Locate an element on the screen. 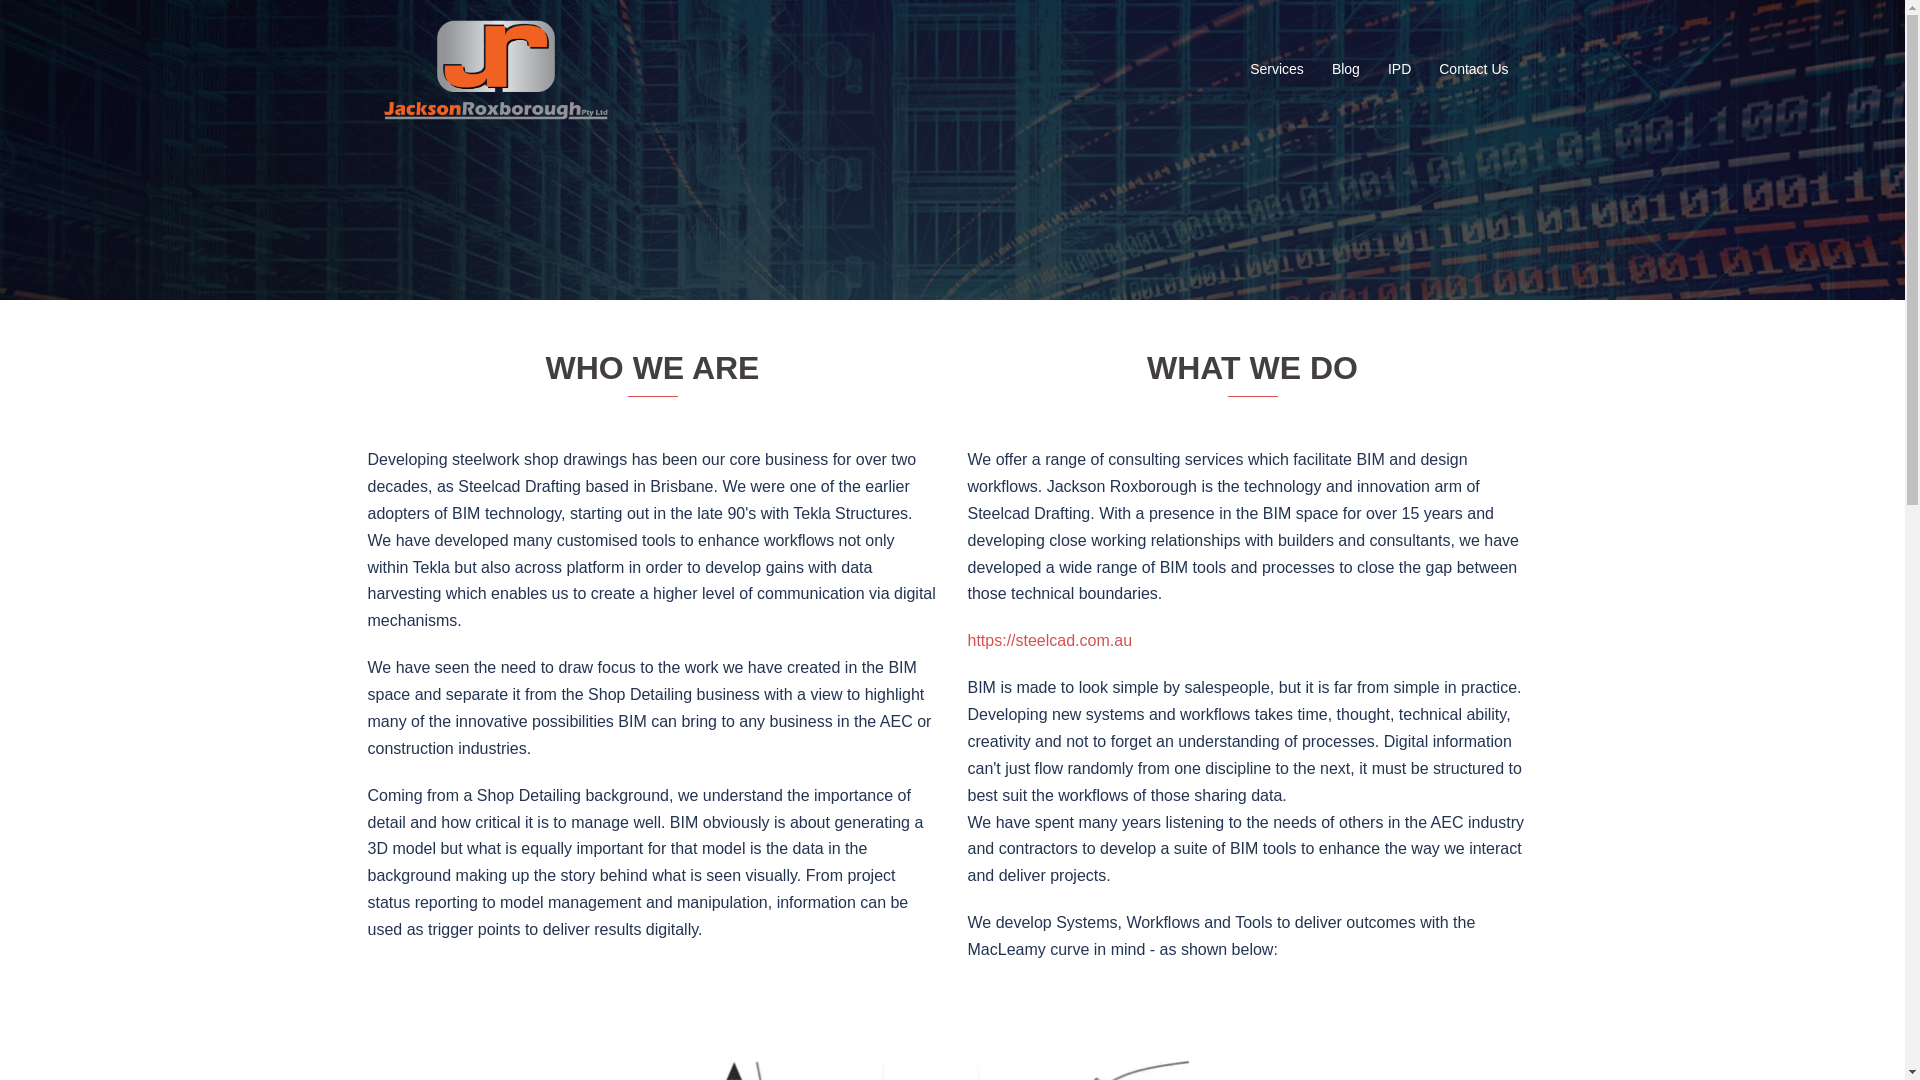 Image resolution: width=1920 pixels, height=1080 pixels. 'Contact Us' is located at coordinates (1473, 68).